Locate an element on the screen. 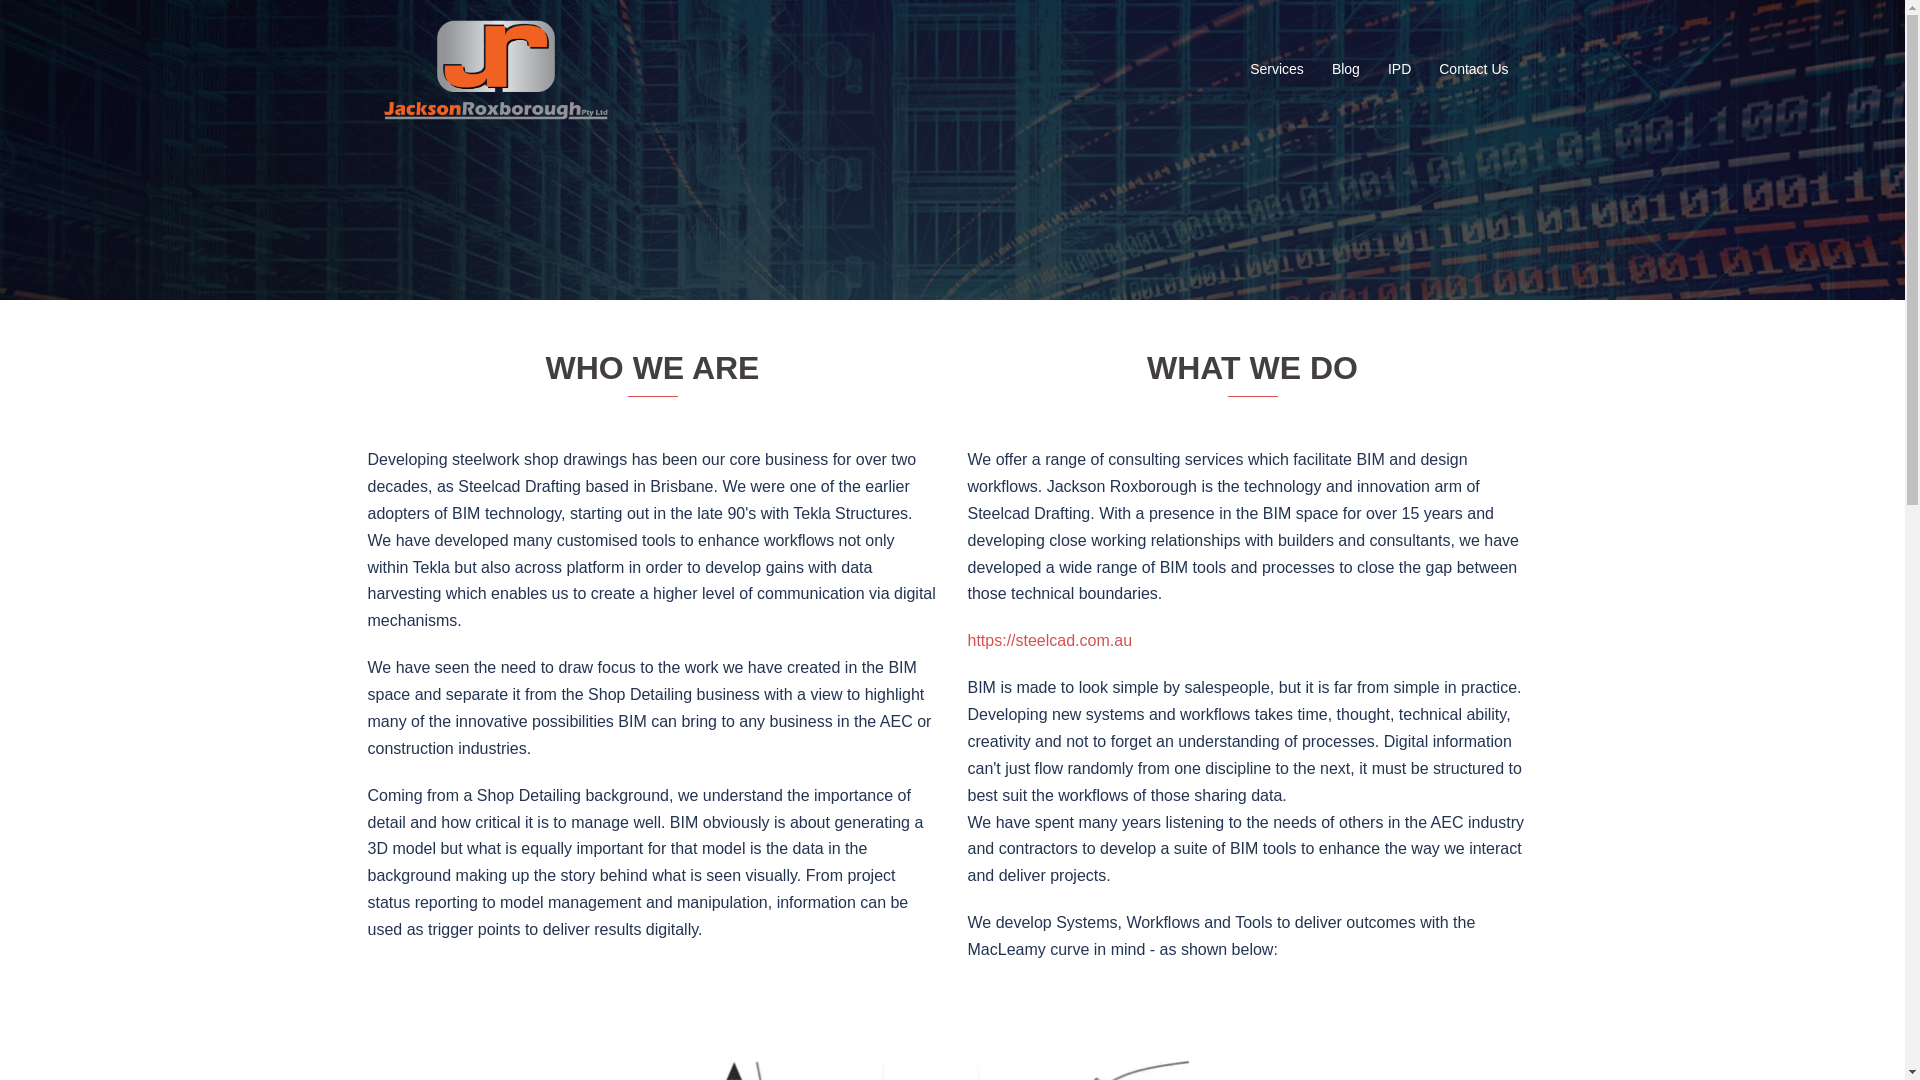 Image resolution: width=1920 pixels, height=1080 pixels. 'Contact Us' is located at coordinates (1473, 68).